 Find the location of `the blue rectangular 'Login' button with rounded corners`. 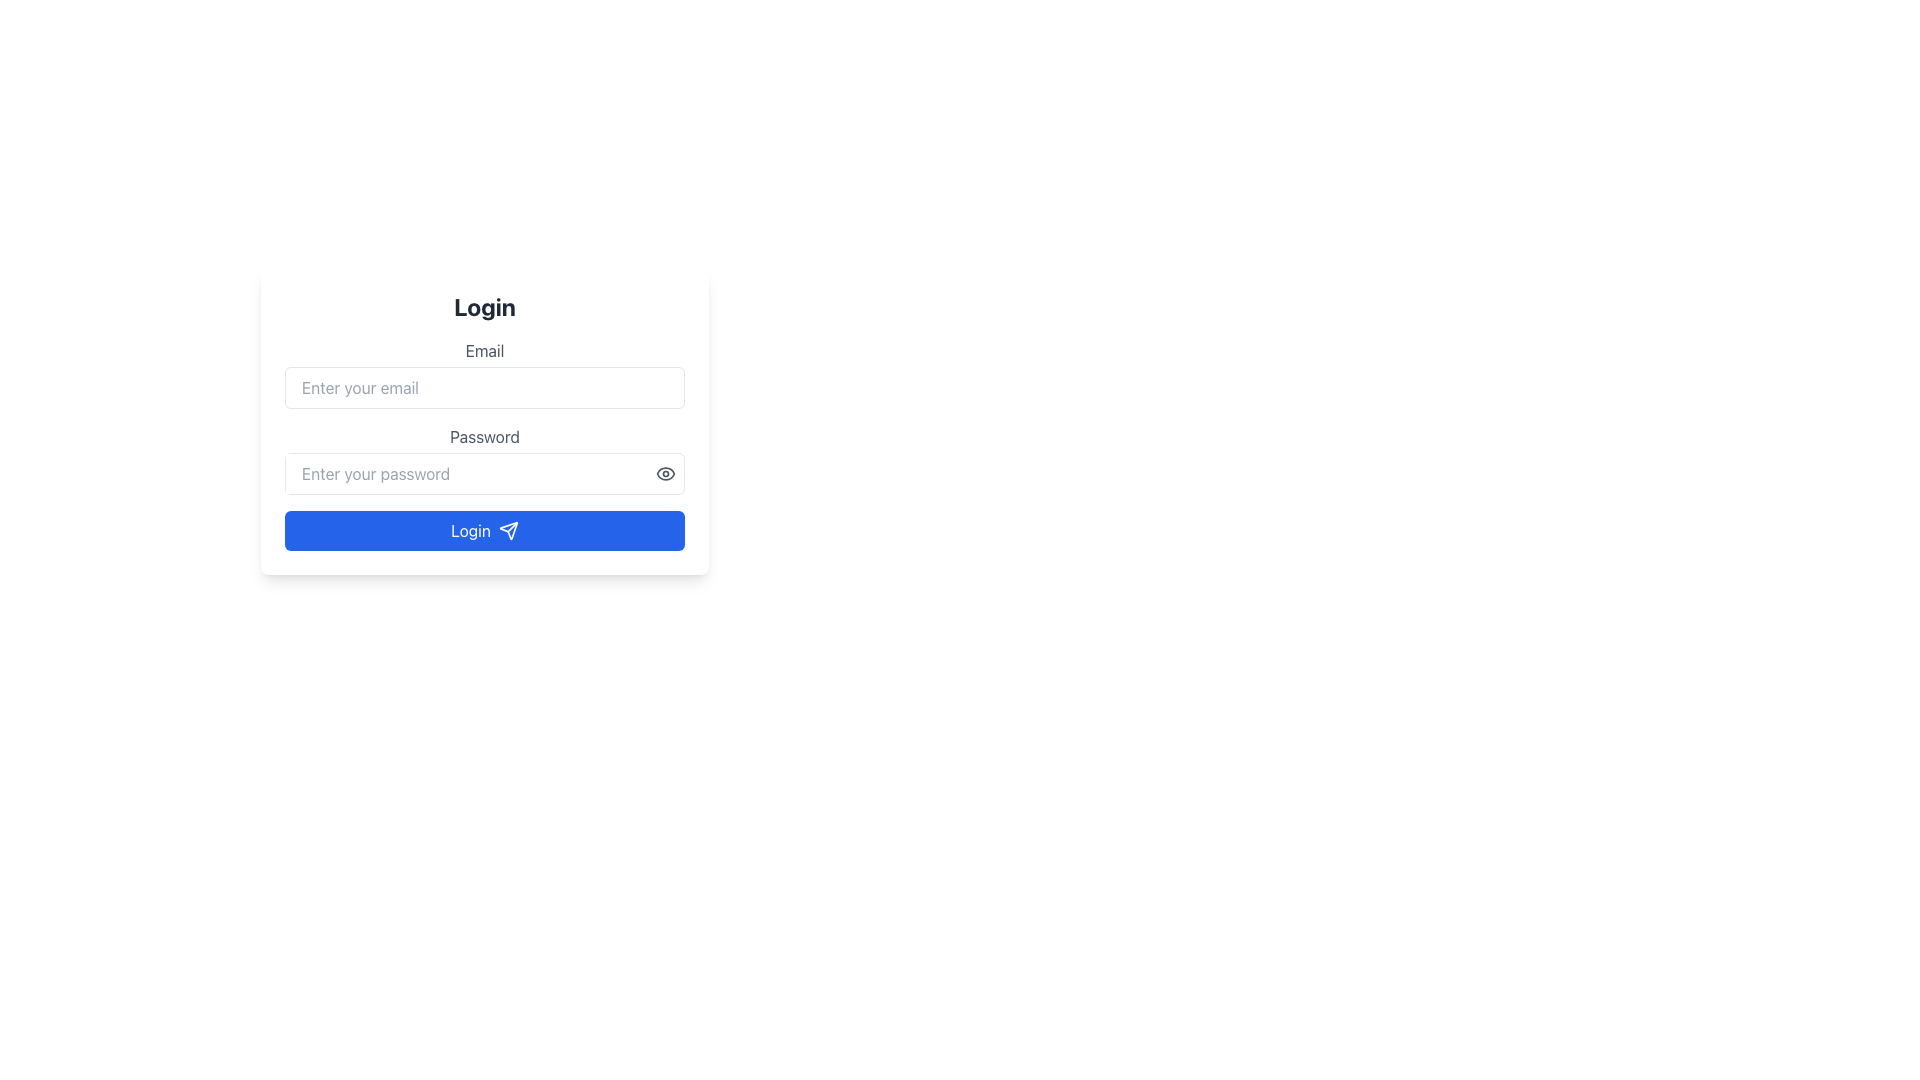

the blue rectangular 'Login' button with rounded corners is located at coordinates (484, 530).